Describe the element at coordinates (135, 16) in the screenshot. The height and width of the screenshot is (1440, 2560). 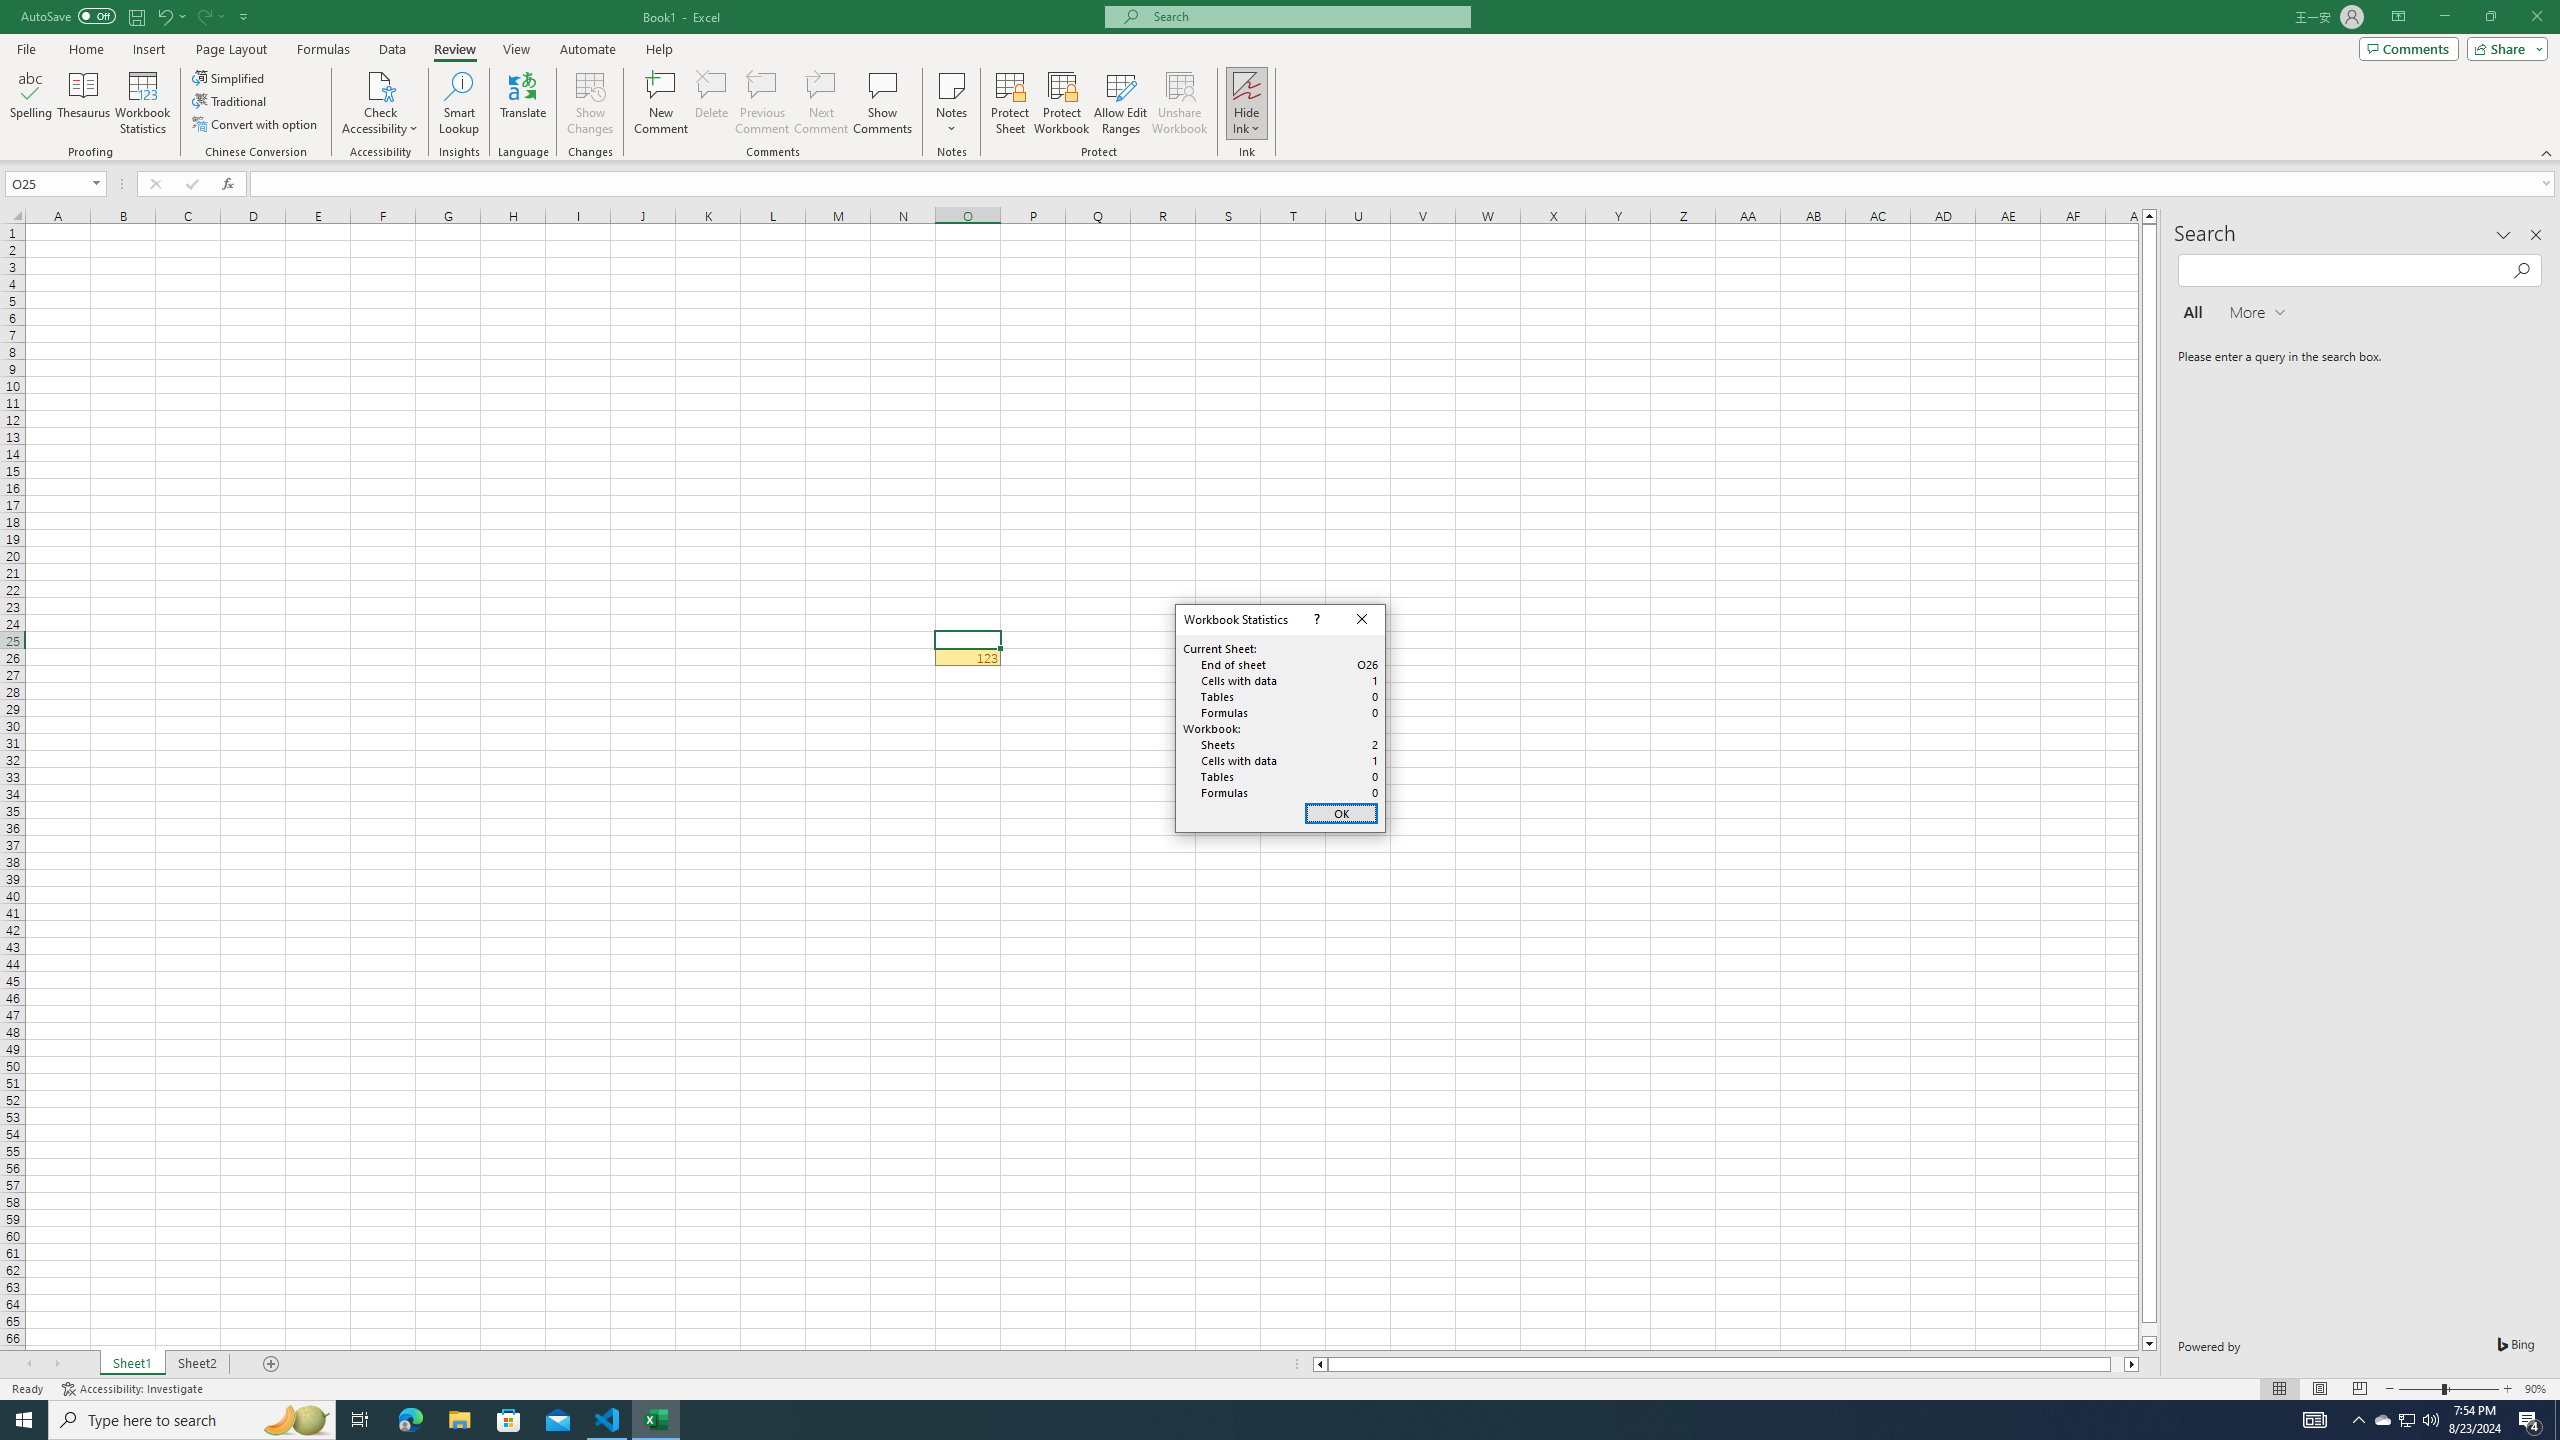
I see `'Quick Access Toolbar'` at that location.